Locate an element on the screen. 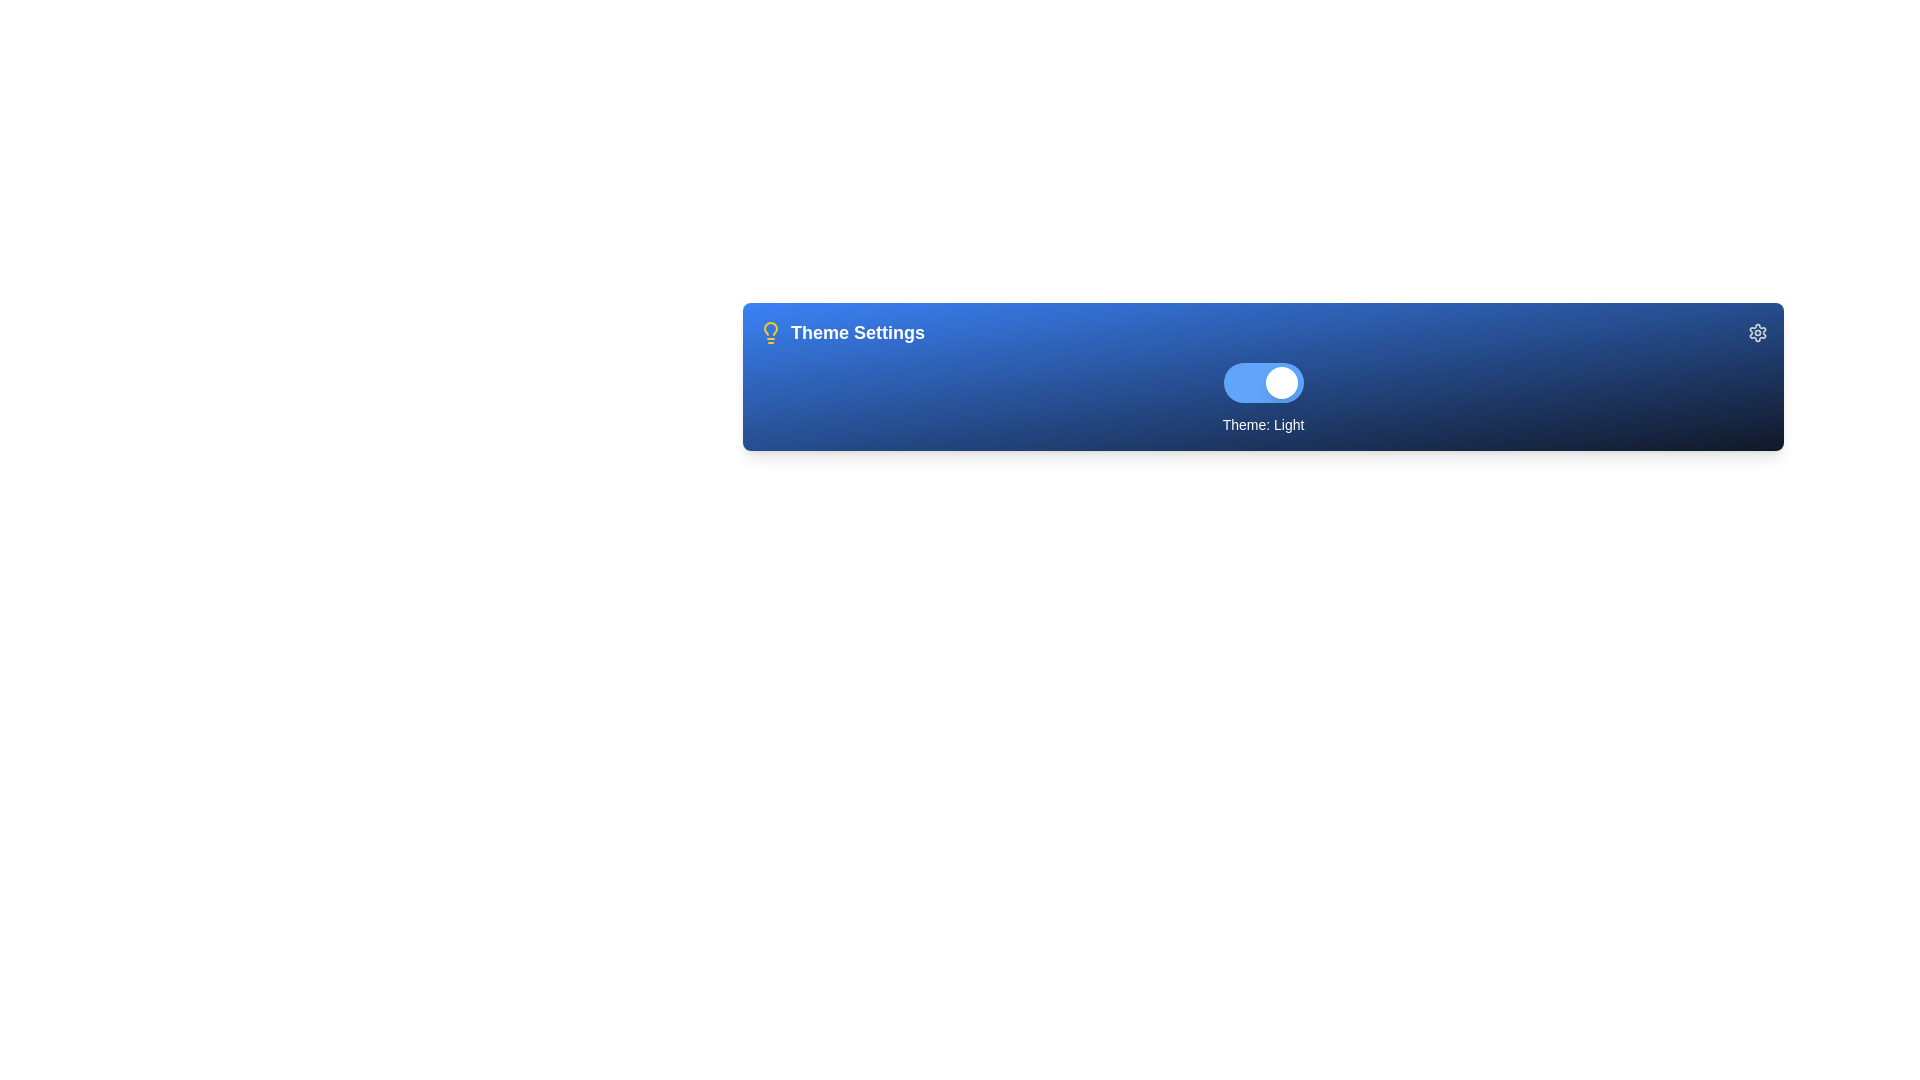  the gear-shaped settings icon located in the top-right corner of the blue bar is located at coordinates (1756, 331).